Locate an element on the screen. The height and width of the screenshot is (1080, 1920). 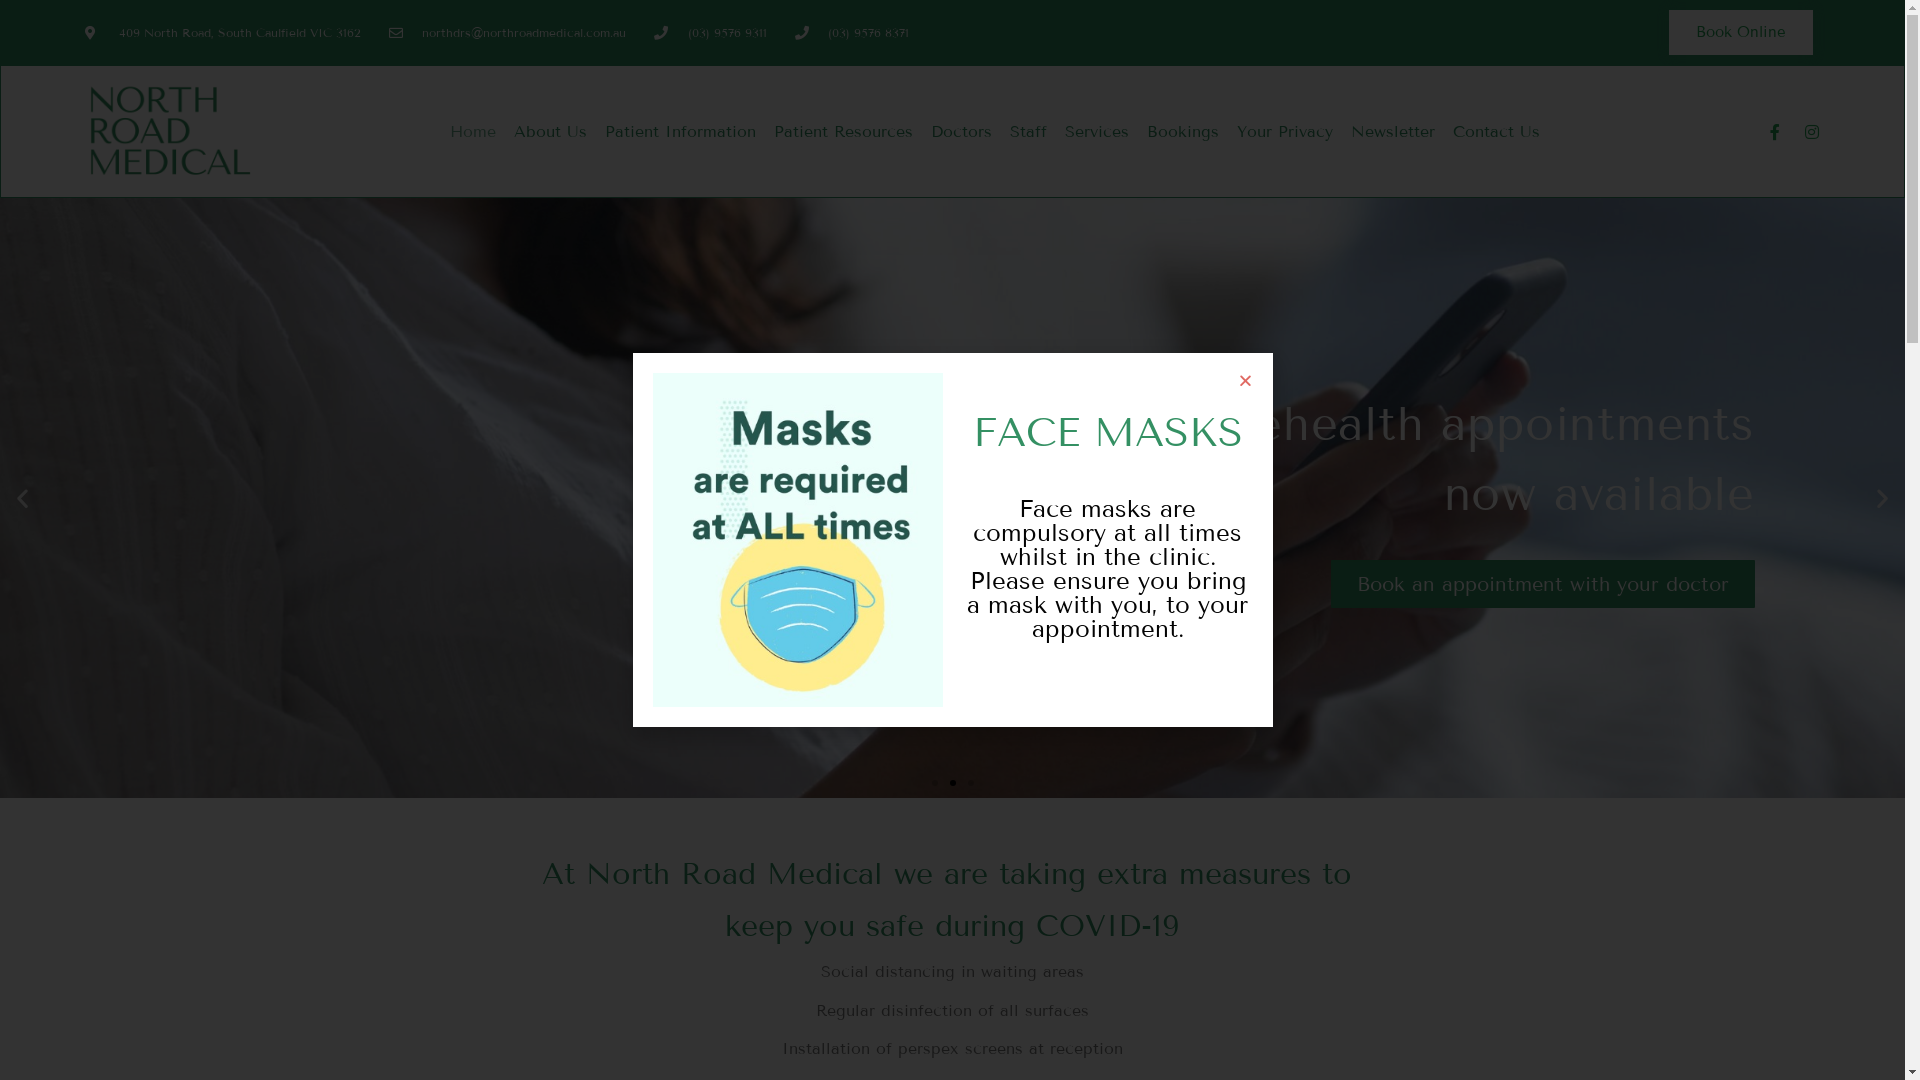
'northdrs@northroadmedical.com.au' is located at coordinates (508, 33).